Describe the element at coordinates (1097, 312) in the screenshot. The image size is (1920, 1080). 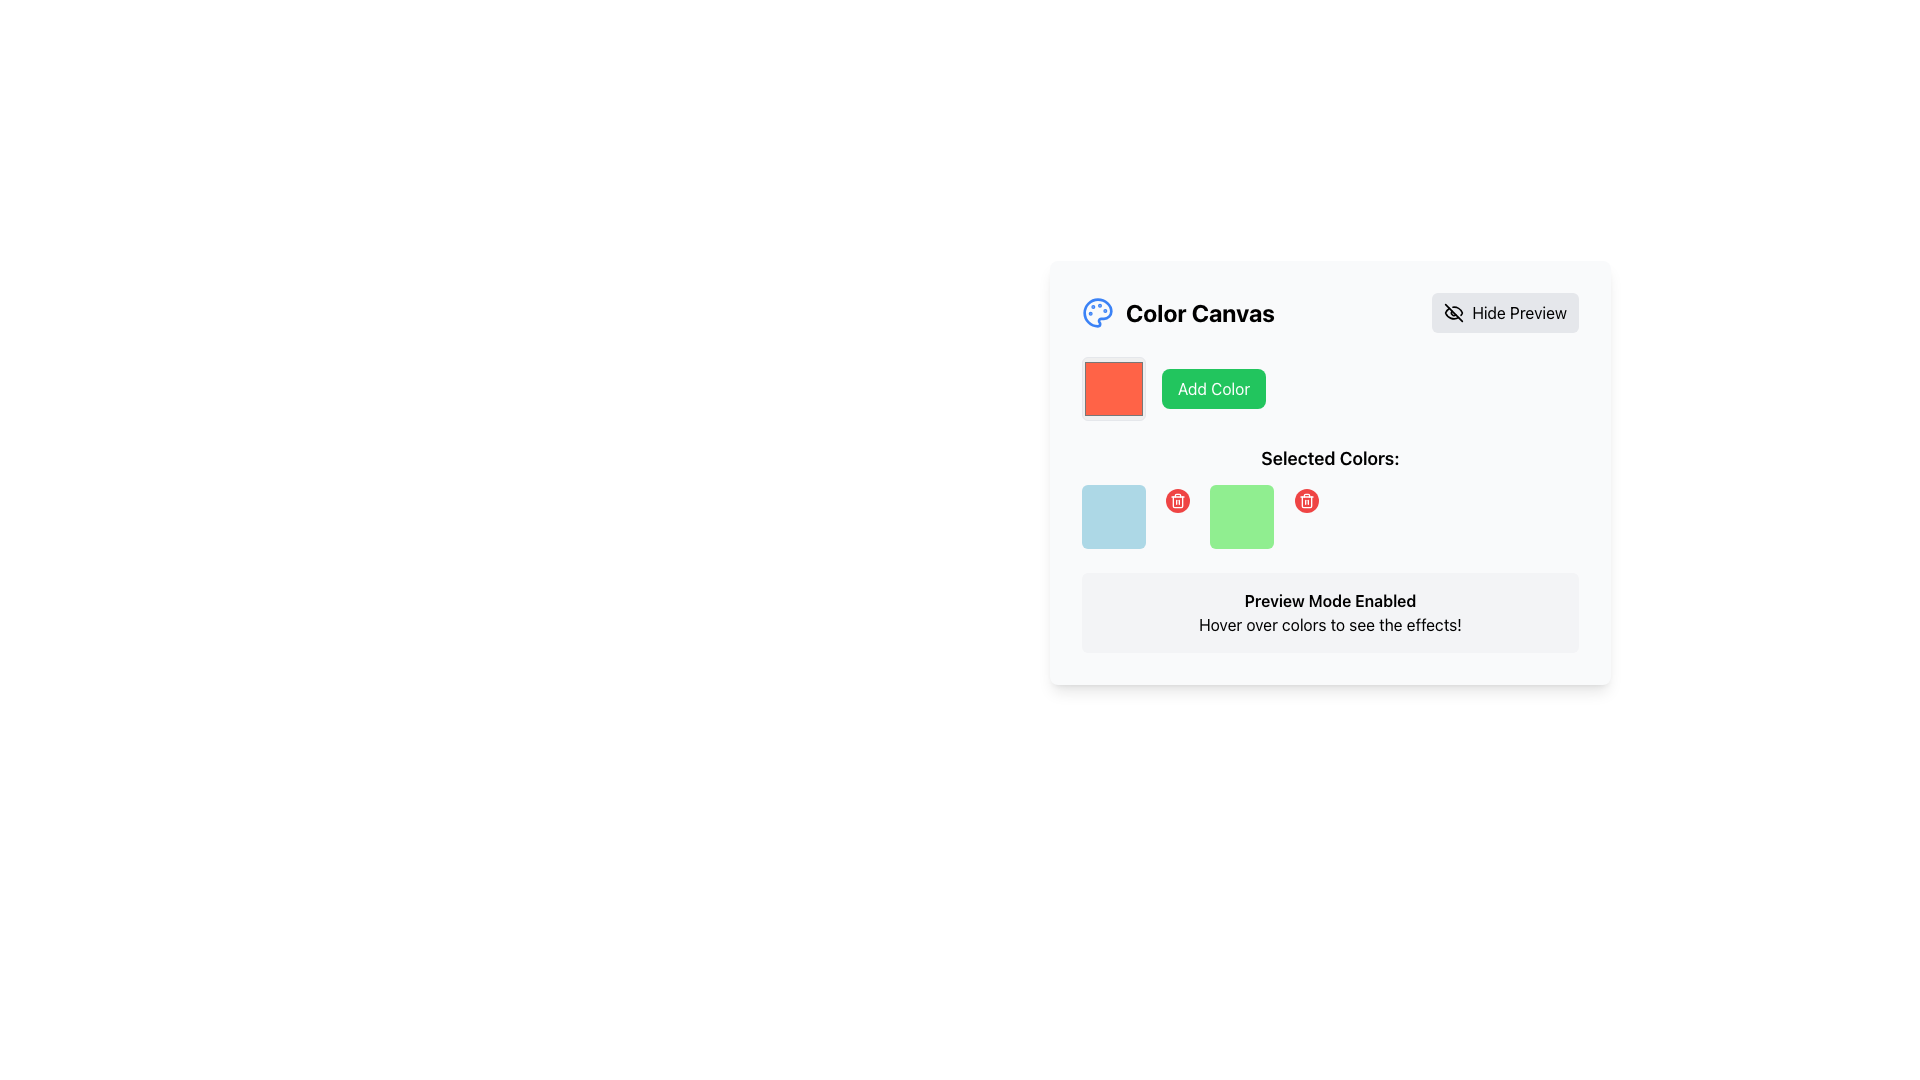
I see `the blue palette icon located to the left of the 'Color Canvas' heading in the header section of the 'Color Canvas' widget` at that location.